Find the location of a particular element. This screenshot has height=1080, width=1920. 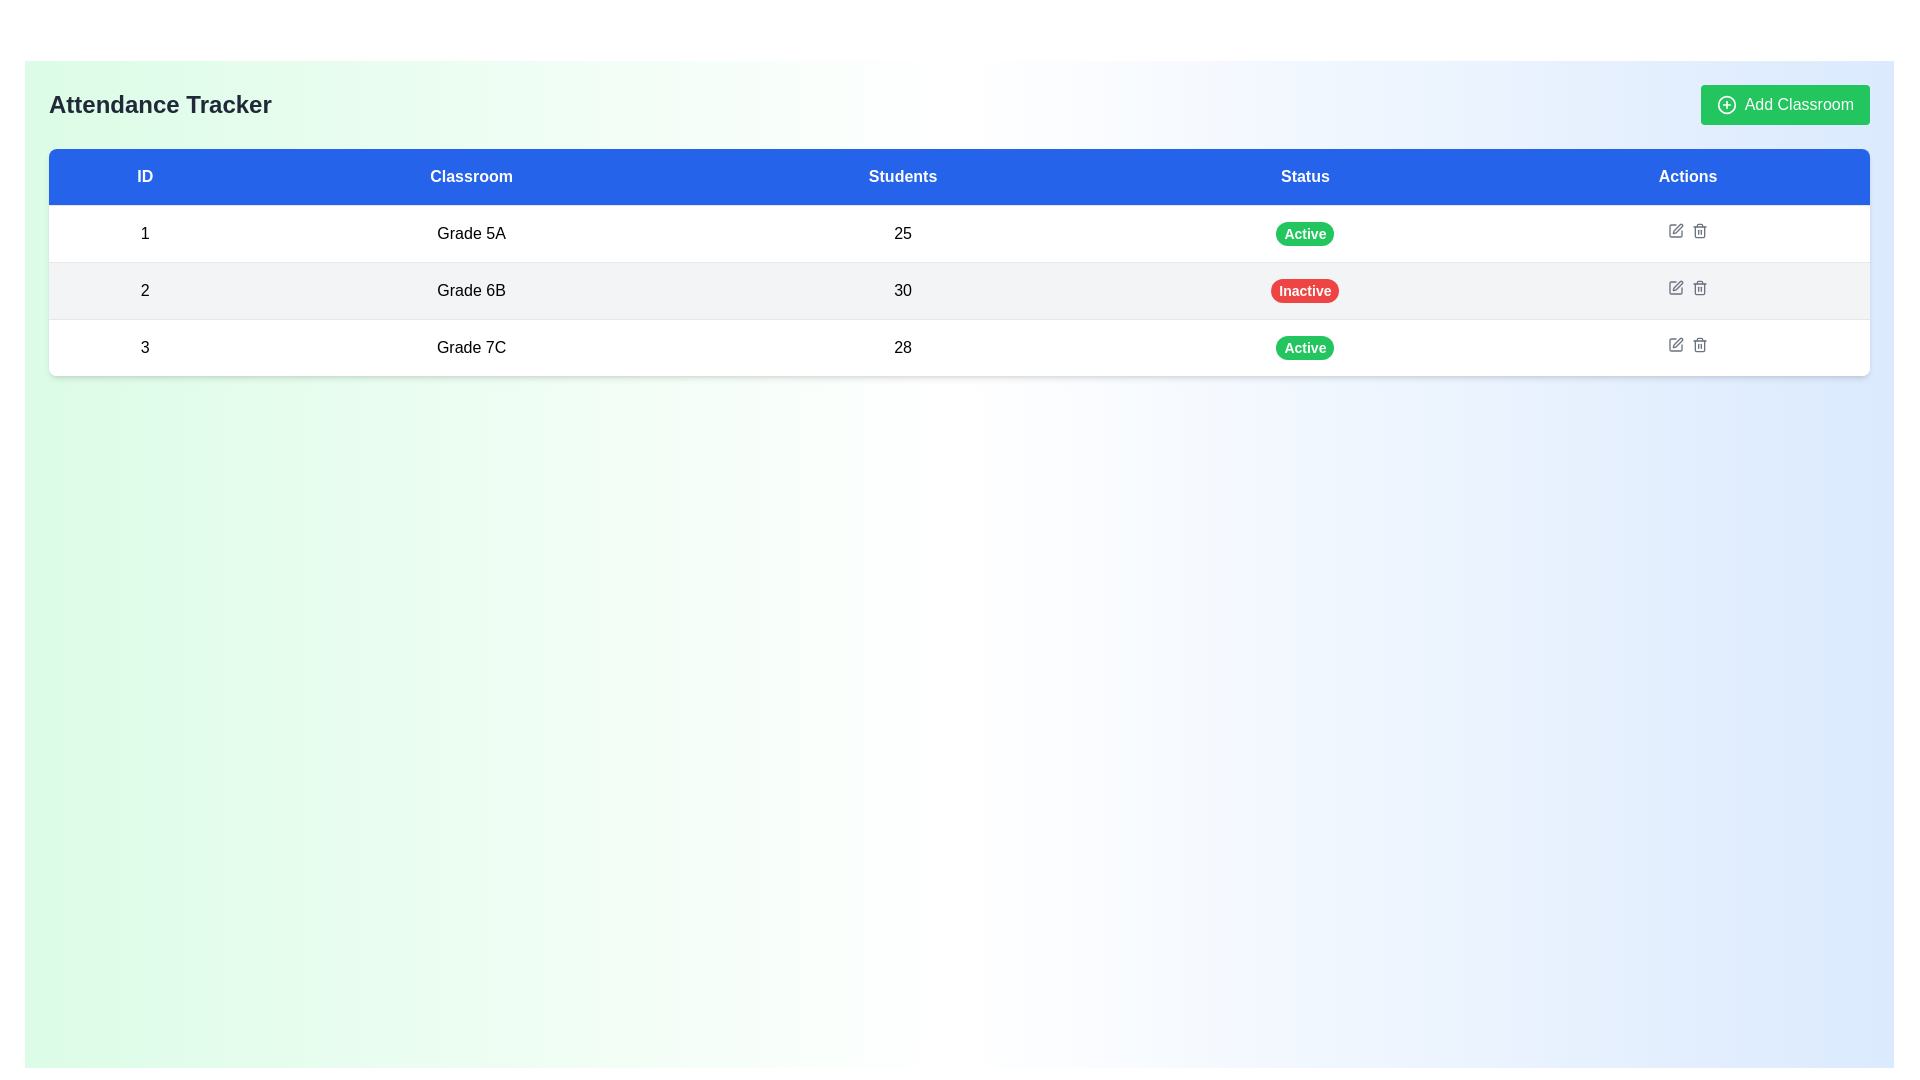

navigation on the Trash Bin icon in the Actions column of the Grade 7C row to enhance accessibility is located at coordinates (1699, 345).